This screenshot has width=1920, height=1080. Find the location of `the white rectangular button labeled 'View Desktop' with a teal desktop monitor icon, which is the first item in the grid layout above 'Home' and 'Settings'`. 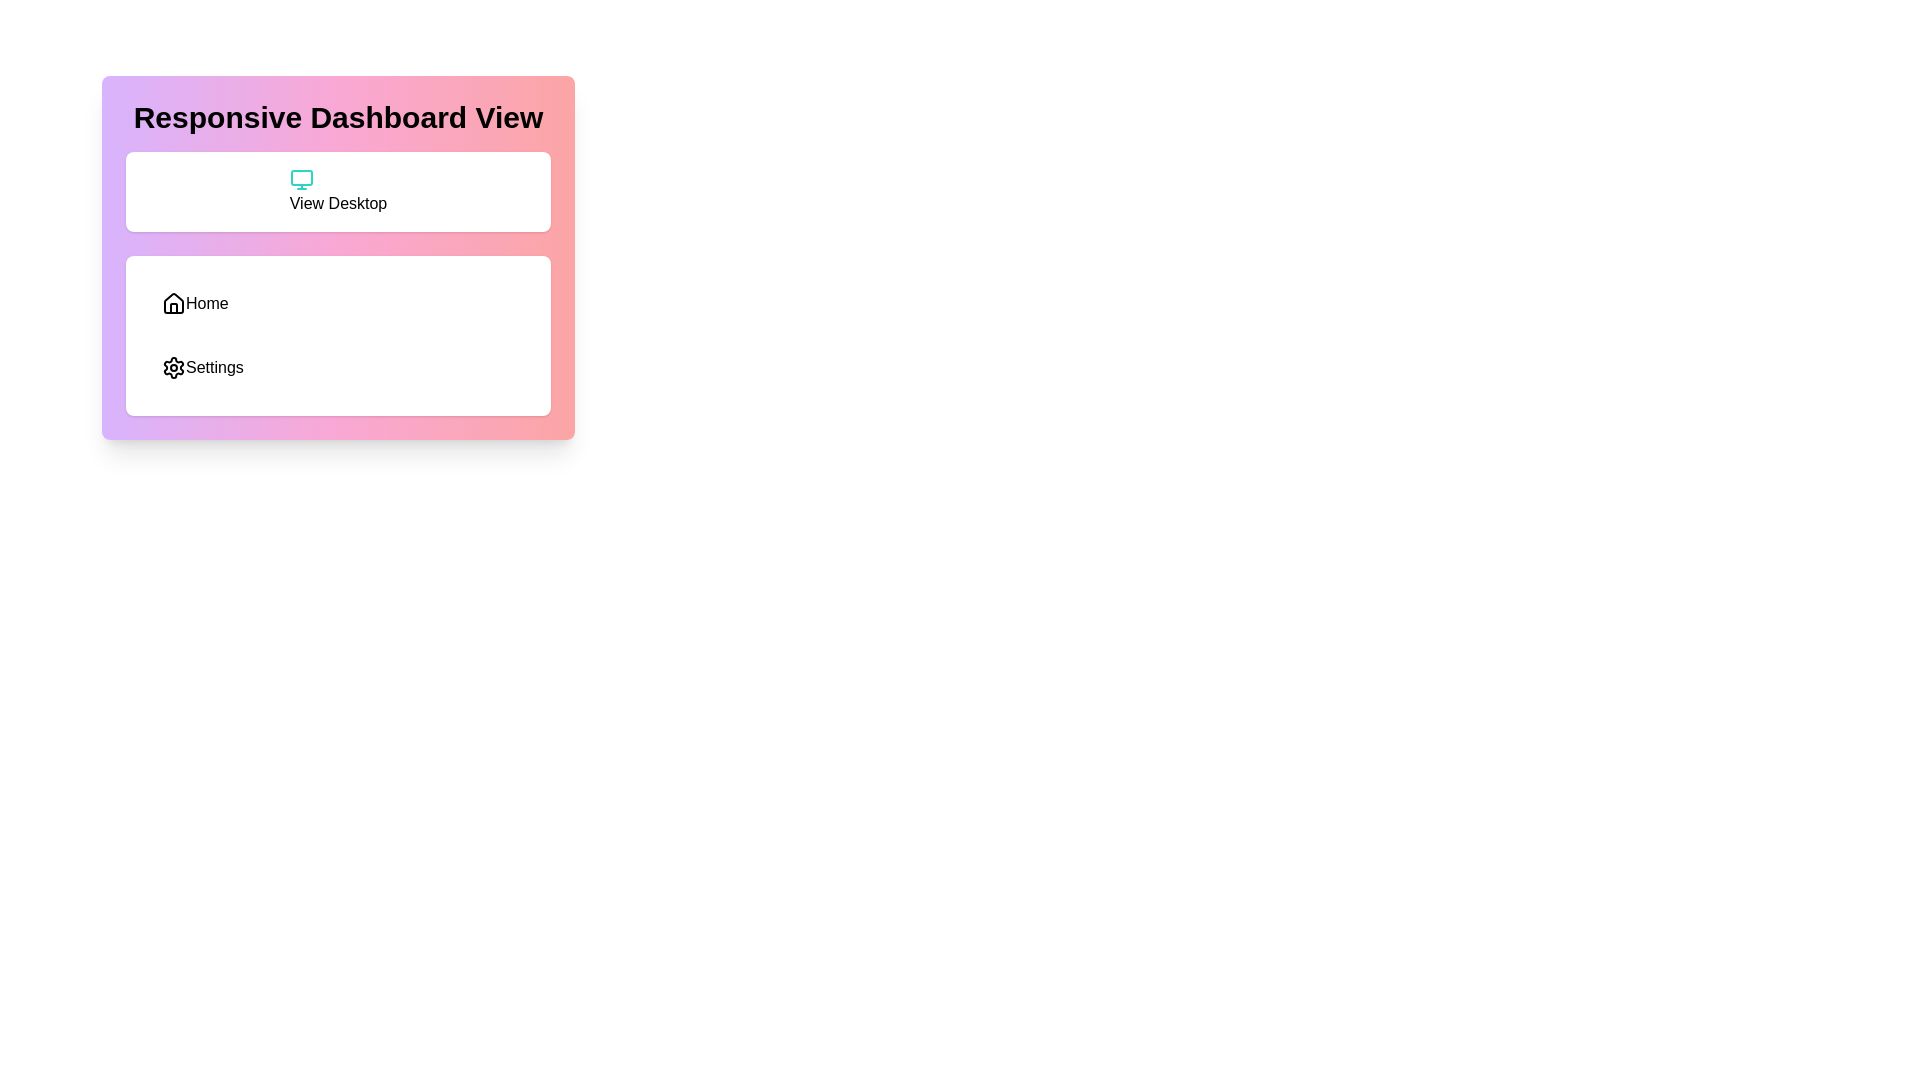

the white rectangular button labeled 'View Desktop' with a teal desktop monitor icon, which is the first item in the grid layout above 'Home' and 'Settings' is located at coordinates (338, 192).